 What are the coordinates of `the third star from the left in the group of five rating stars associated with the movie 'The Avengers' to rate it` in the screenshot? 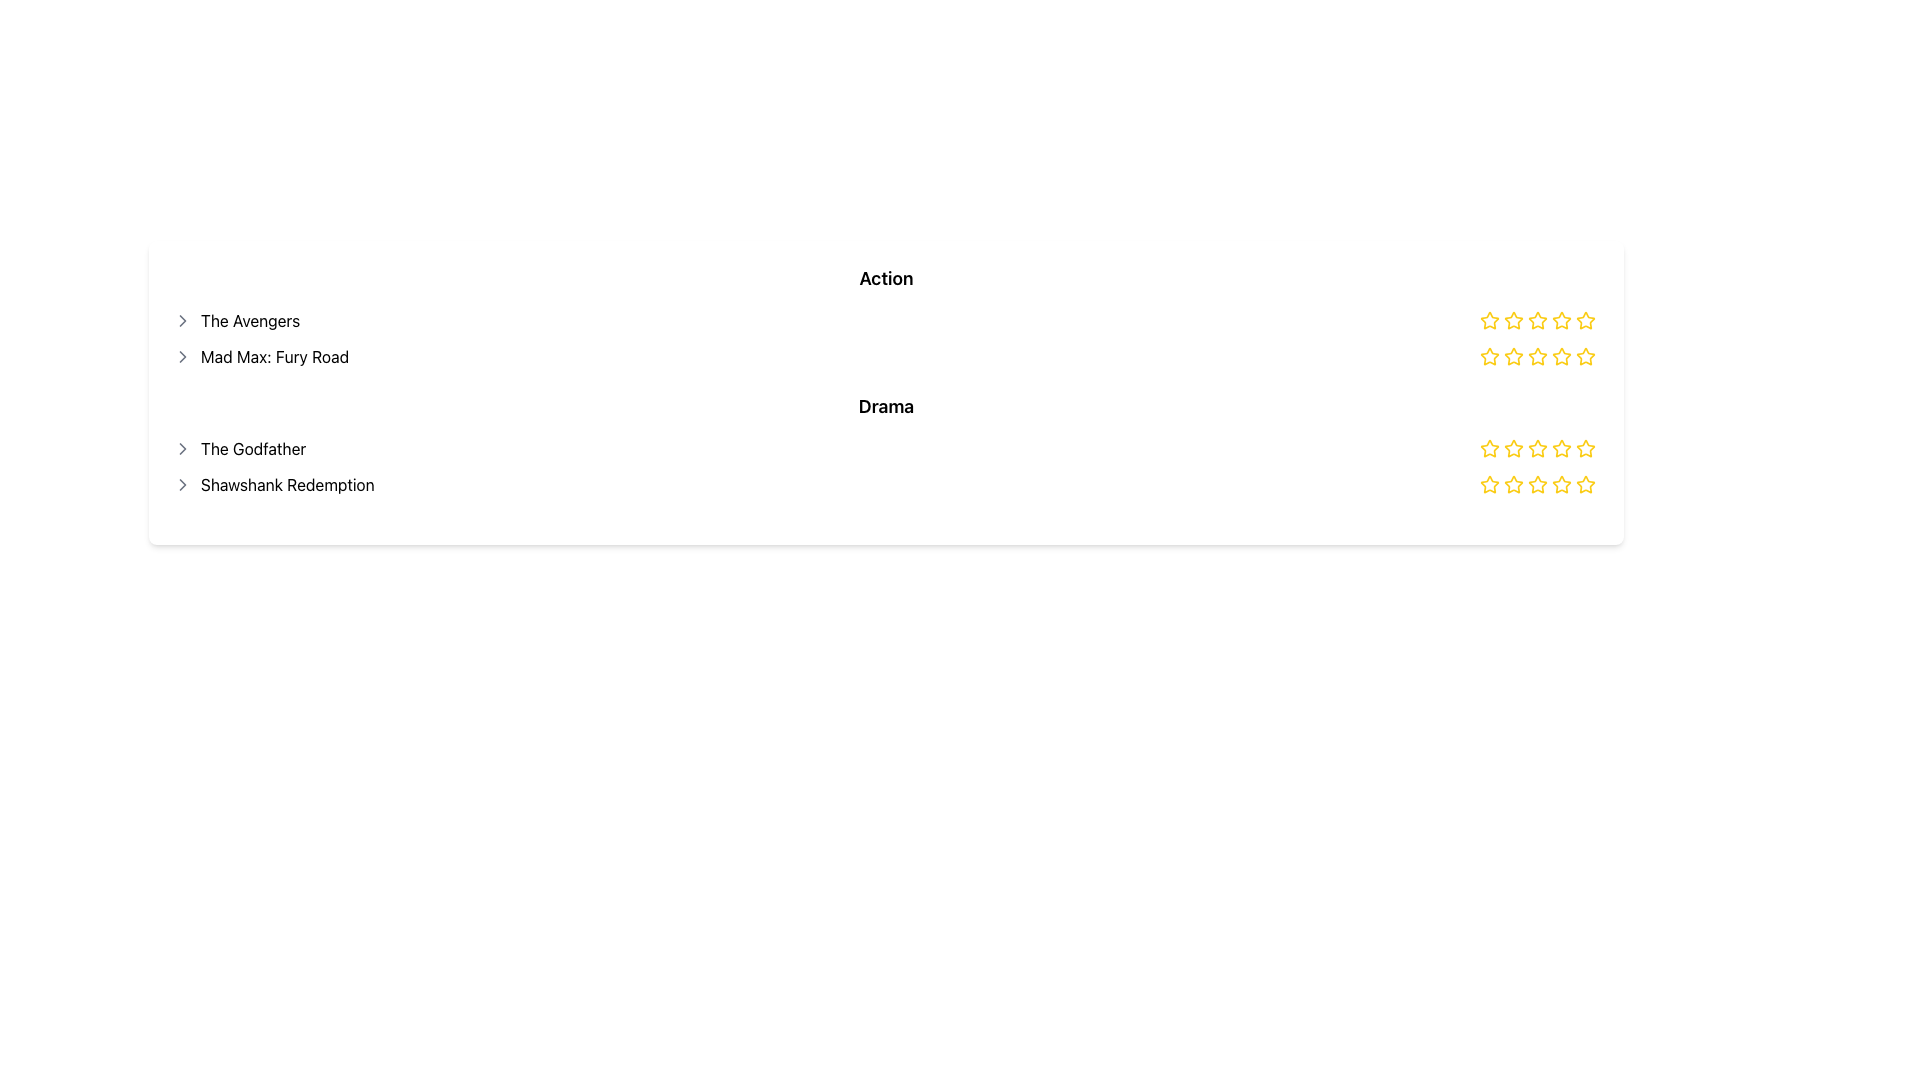 It's located at (1539, 319).